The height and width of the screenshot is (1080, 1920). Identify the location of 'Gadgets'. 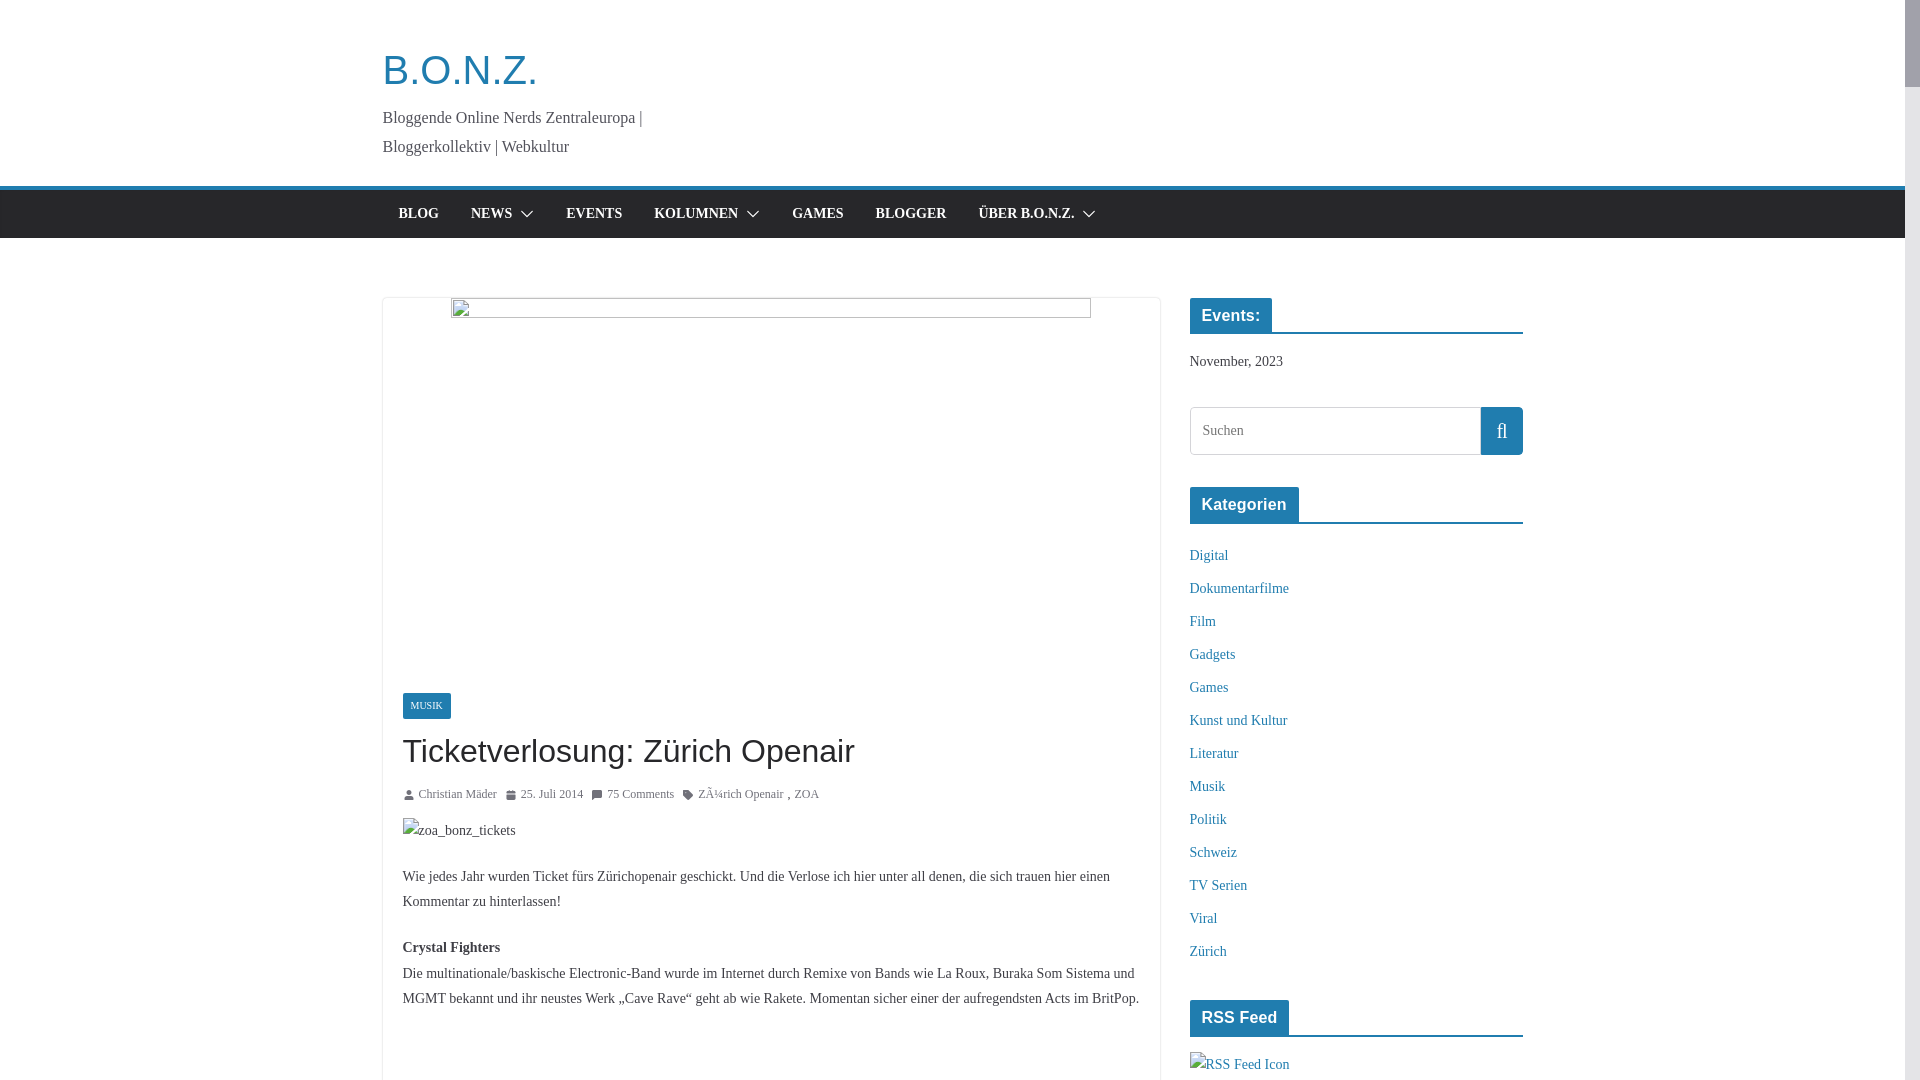
(1212, 654).